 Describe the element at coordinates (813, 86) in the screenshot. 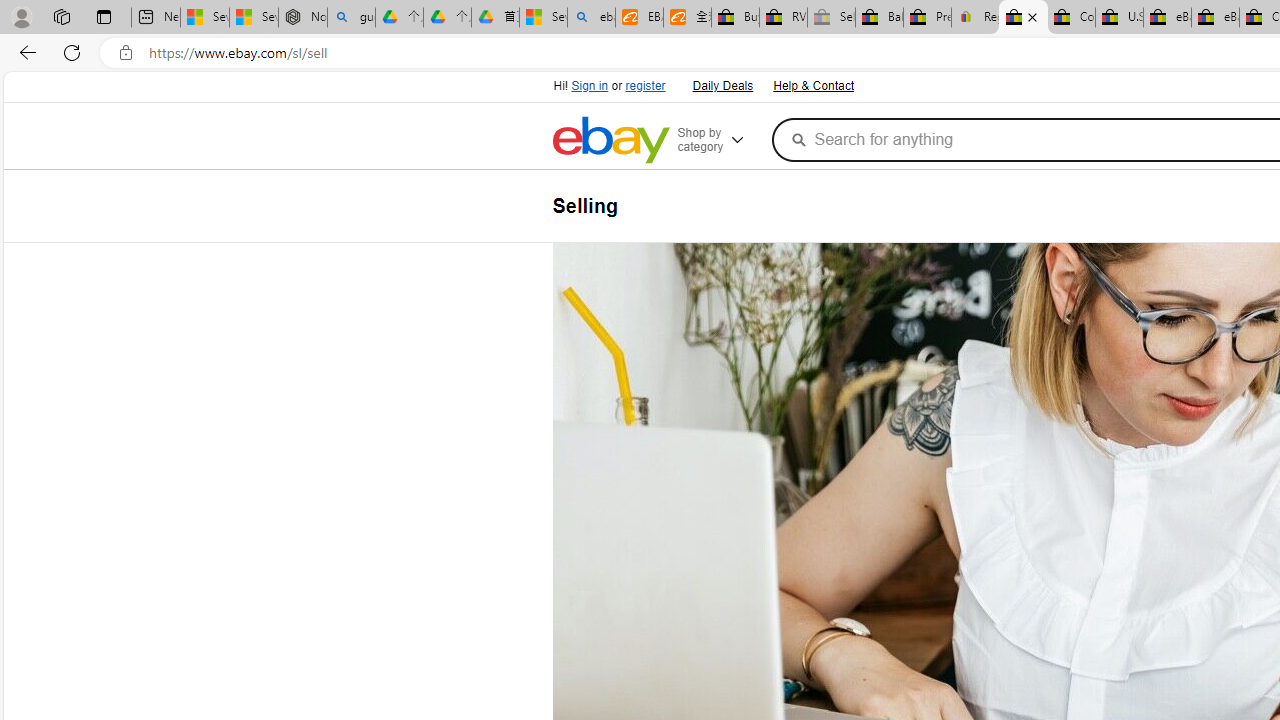

I see `'Help & Contact'` at that location.